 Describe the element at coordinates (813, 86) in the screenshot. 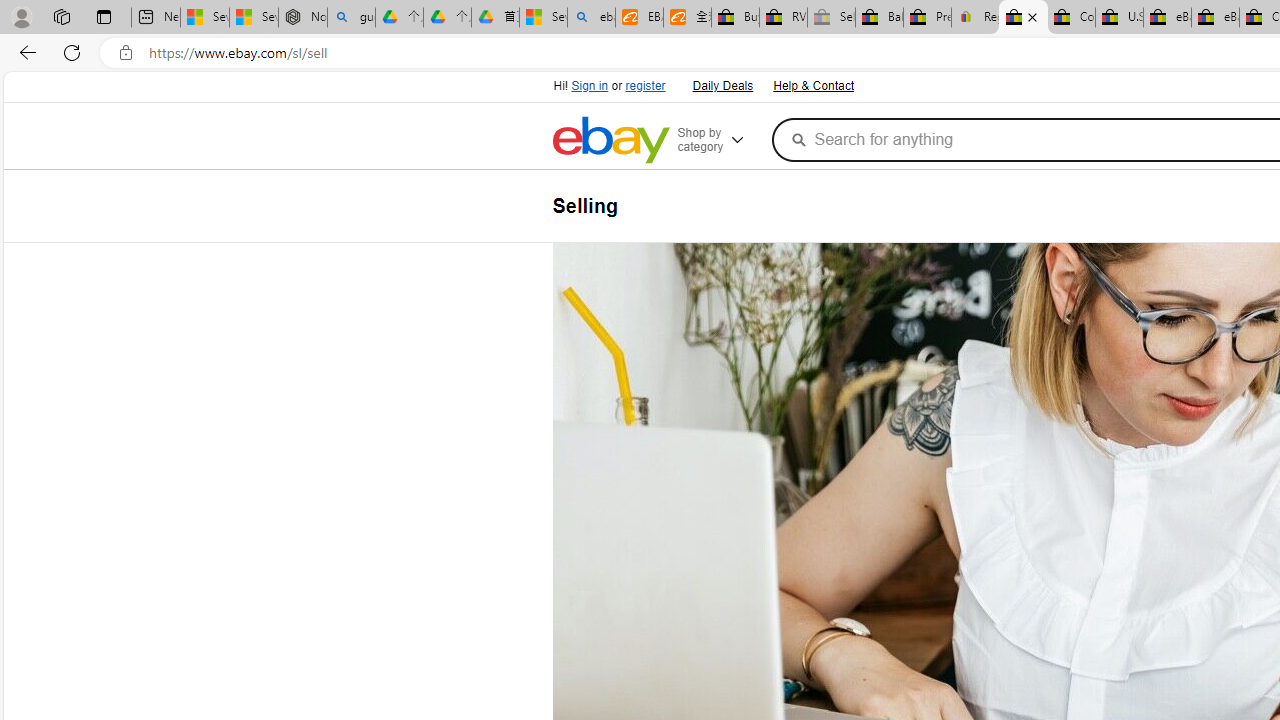

I see `'Help & Contact'` at that location.